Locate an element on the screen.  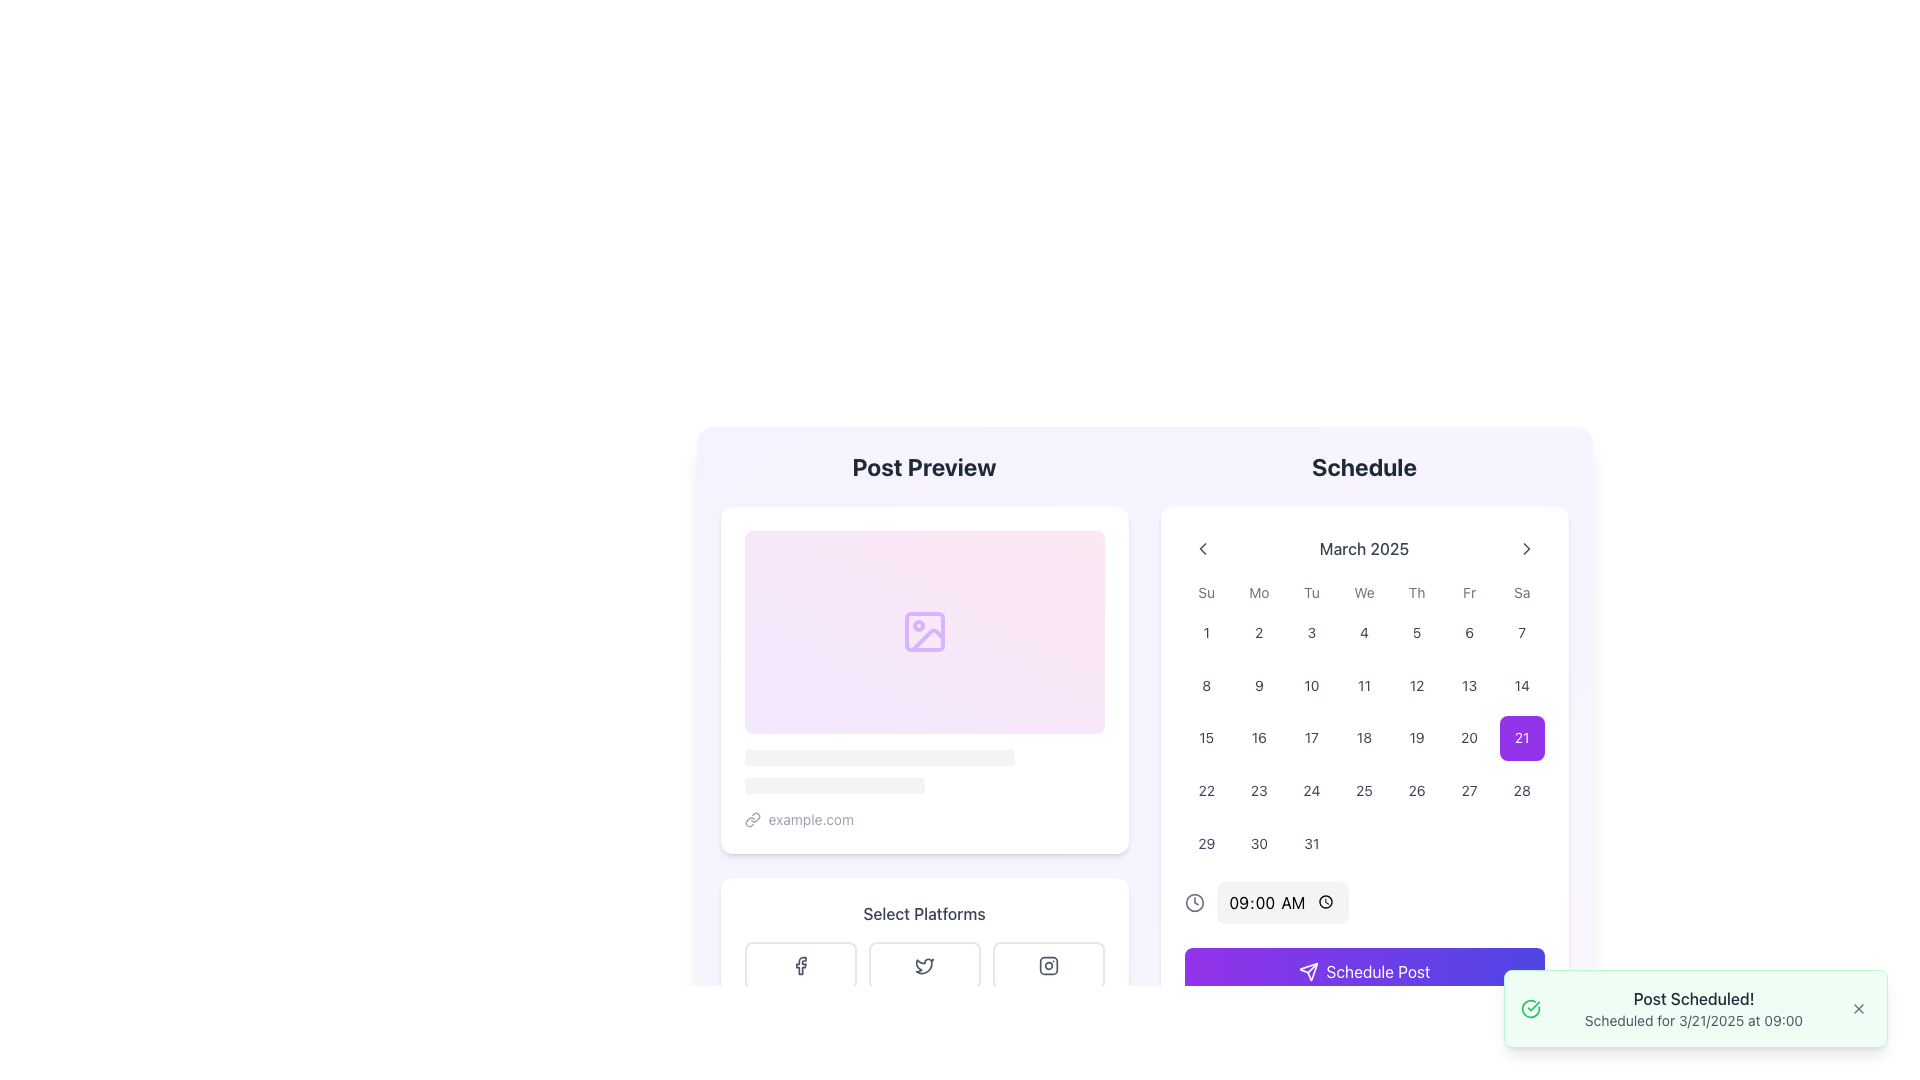
the Interactive panel with icons located below the 'Post Preview' section and above the schedule input form is located at coordinates (923, 945).